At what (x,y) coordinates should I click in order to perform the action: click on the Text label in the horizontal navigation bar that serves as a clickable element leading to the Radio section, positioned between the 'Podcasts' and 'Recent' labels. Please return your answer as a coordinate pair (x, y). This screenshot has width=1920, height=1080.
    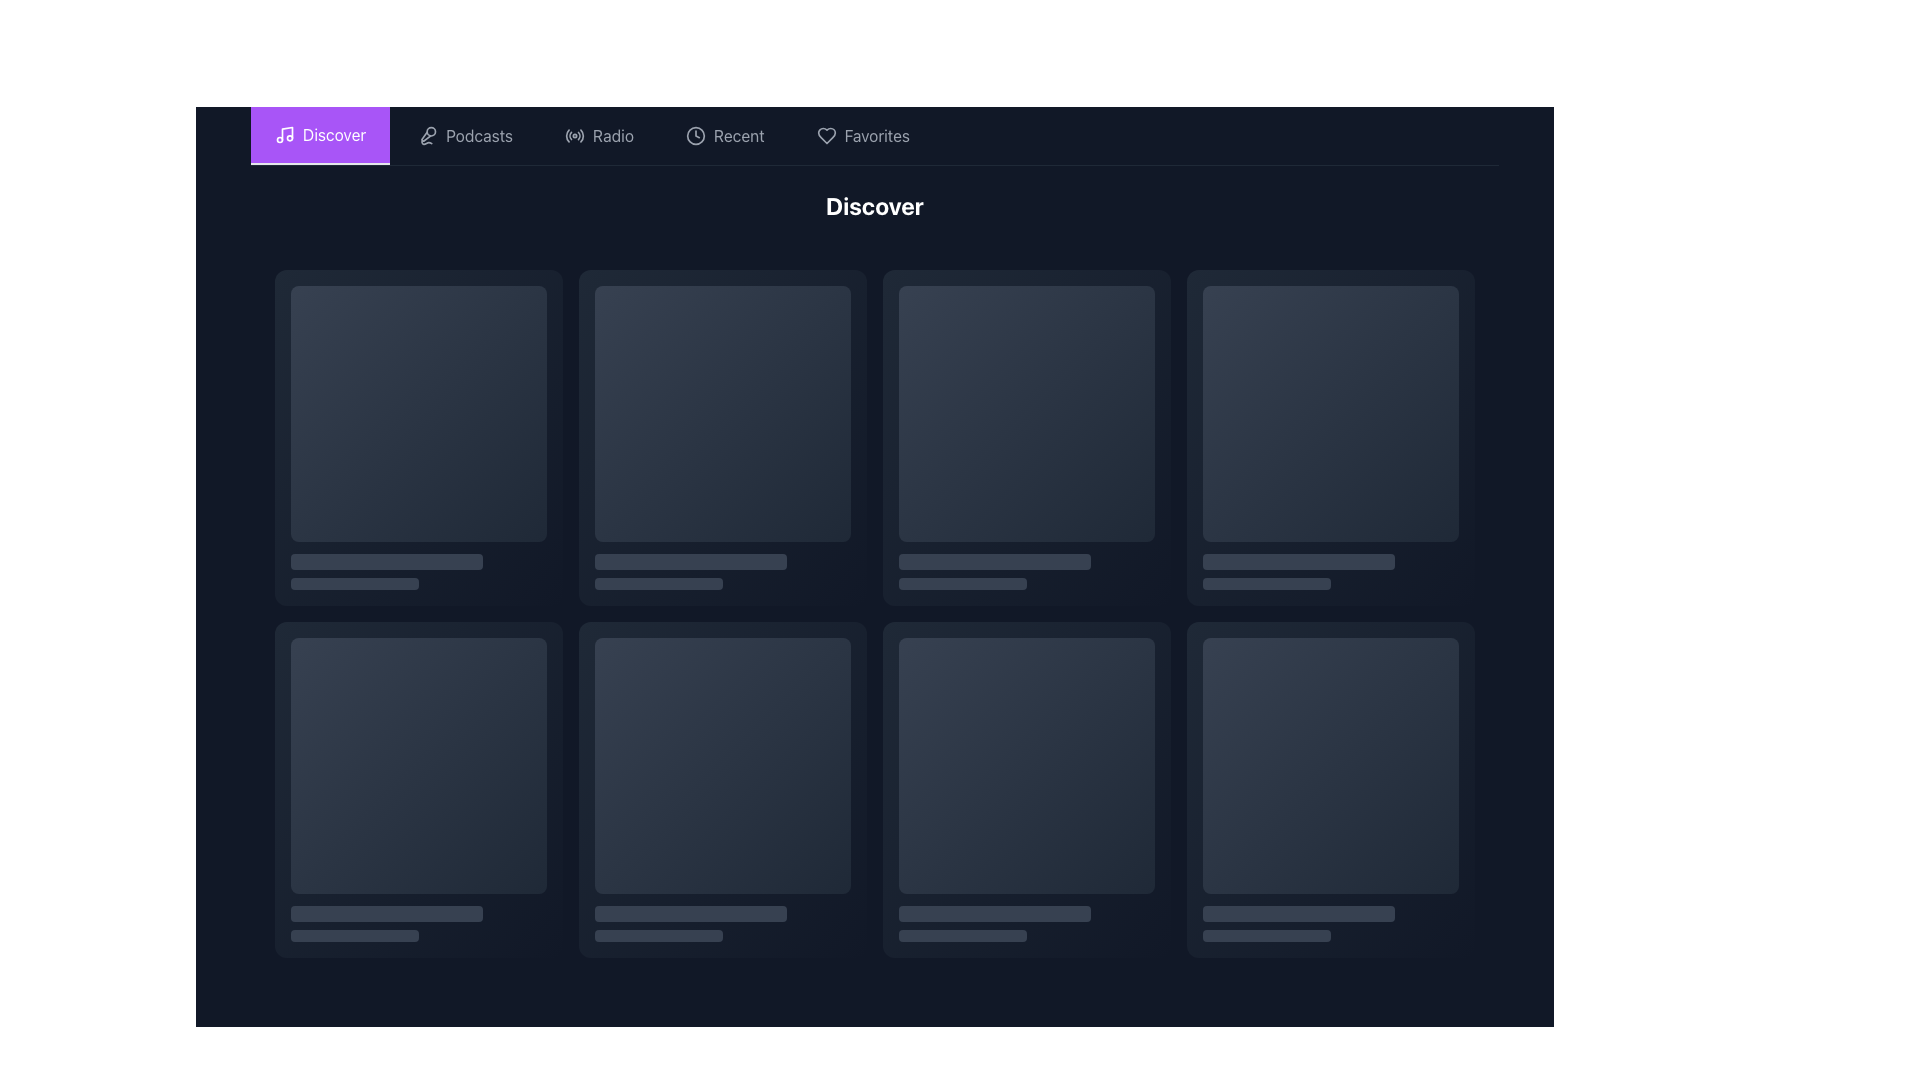
    Looking at the image, I should click on (612, 135).